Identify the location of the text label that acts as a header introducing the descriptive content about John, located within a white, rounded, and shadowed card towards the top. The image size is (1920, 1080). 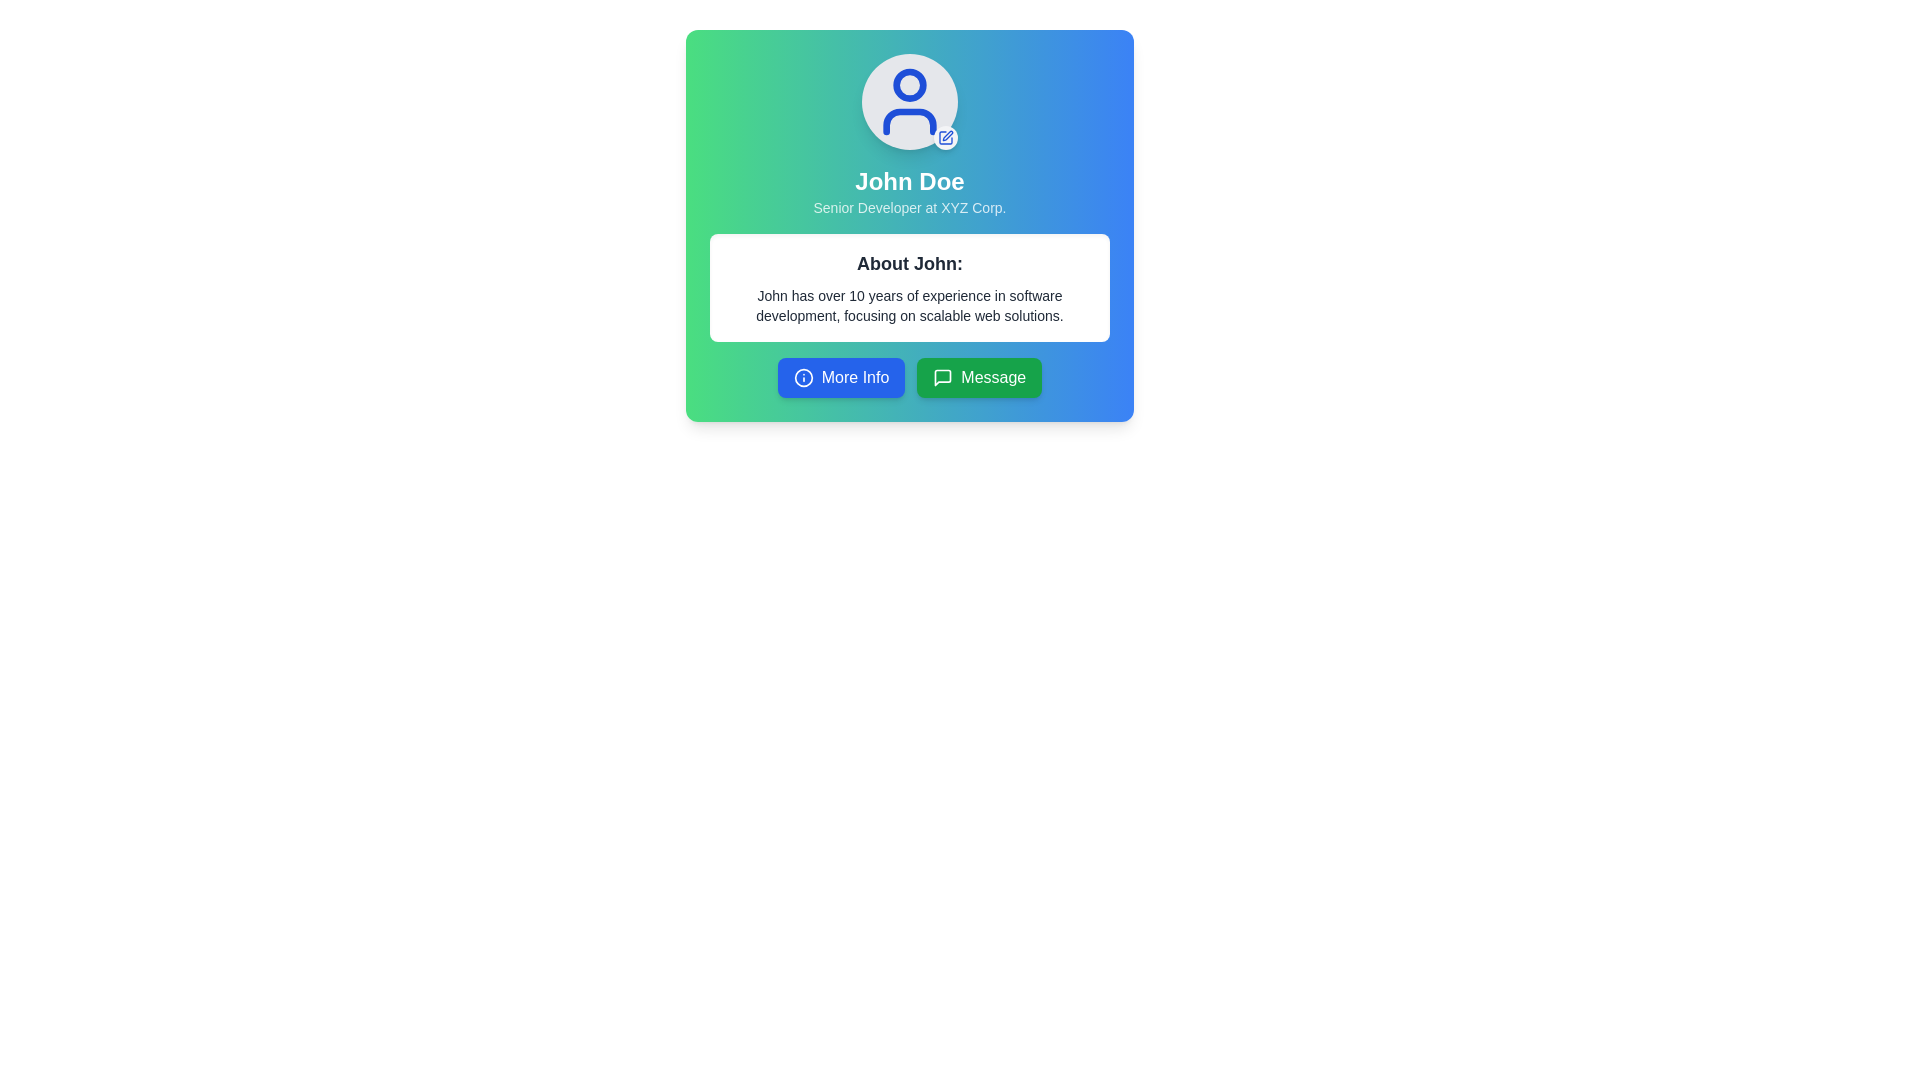
(909, 262).